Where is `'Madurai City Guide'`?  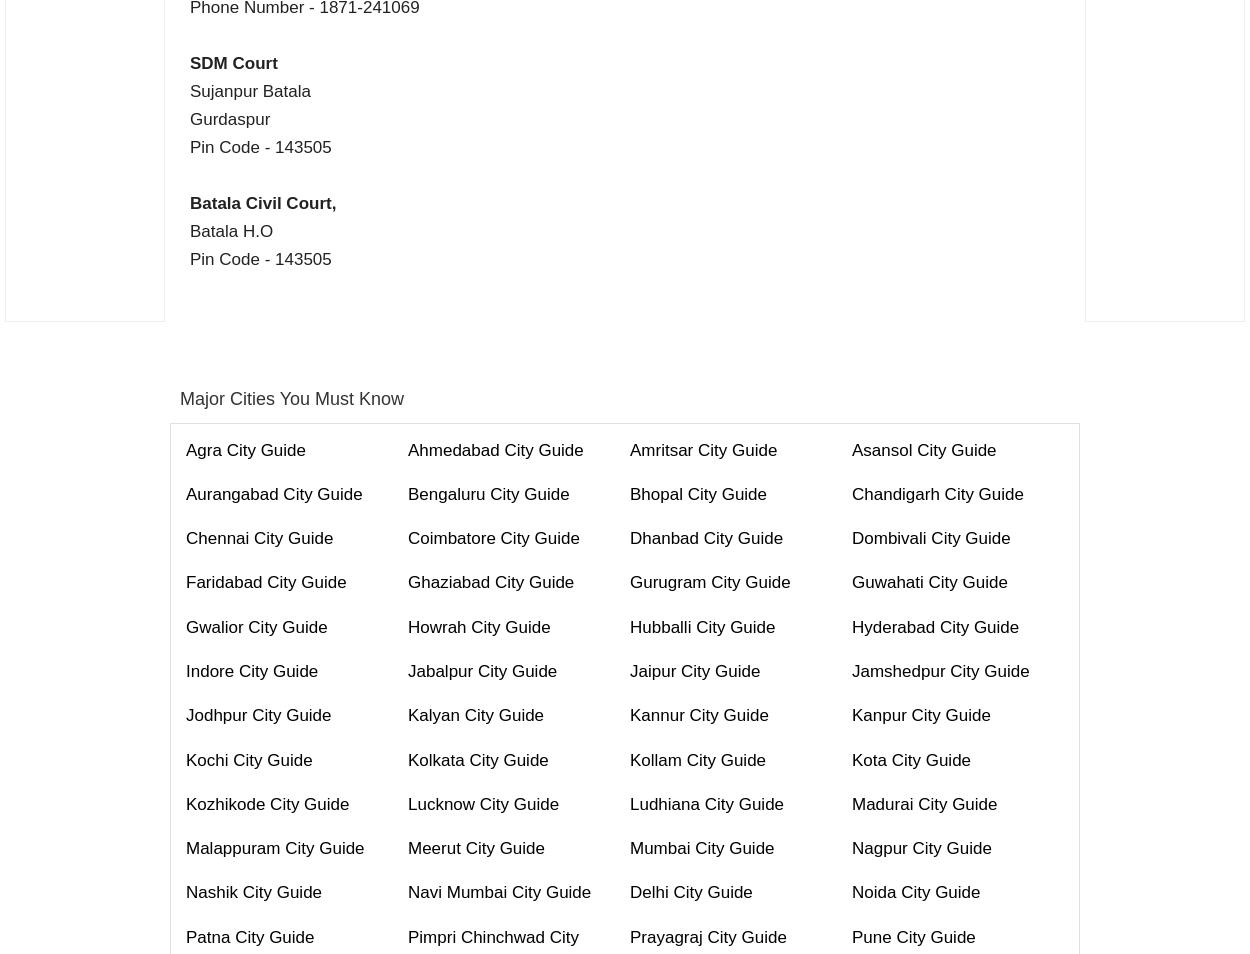
'Madurai City Guide' is located at coordinates (851, 803).